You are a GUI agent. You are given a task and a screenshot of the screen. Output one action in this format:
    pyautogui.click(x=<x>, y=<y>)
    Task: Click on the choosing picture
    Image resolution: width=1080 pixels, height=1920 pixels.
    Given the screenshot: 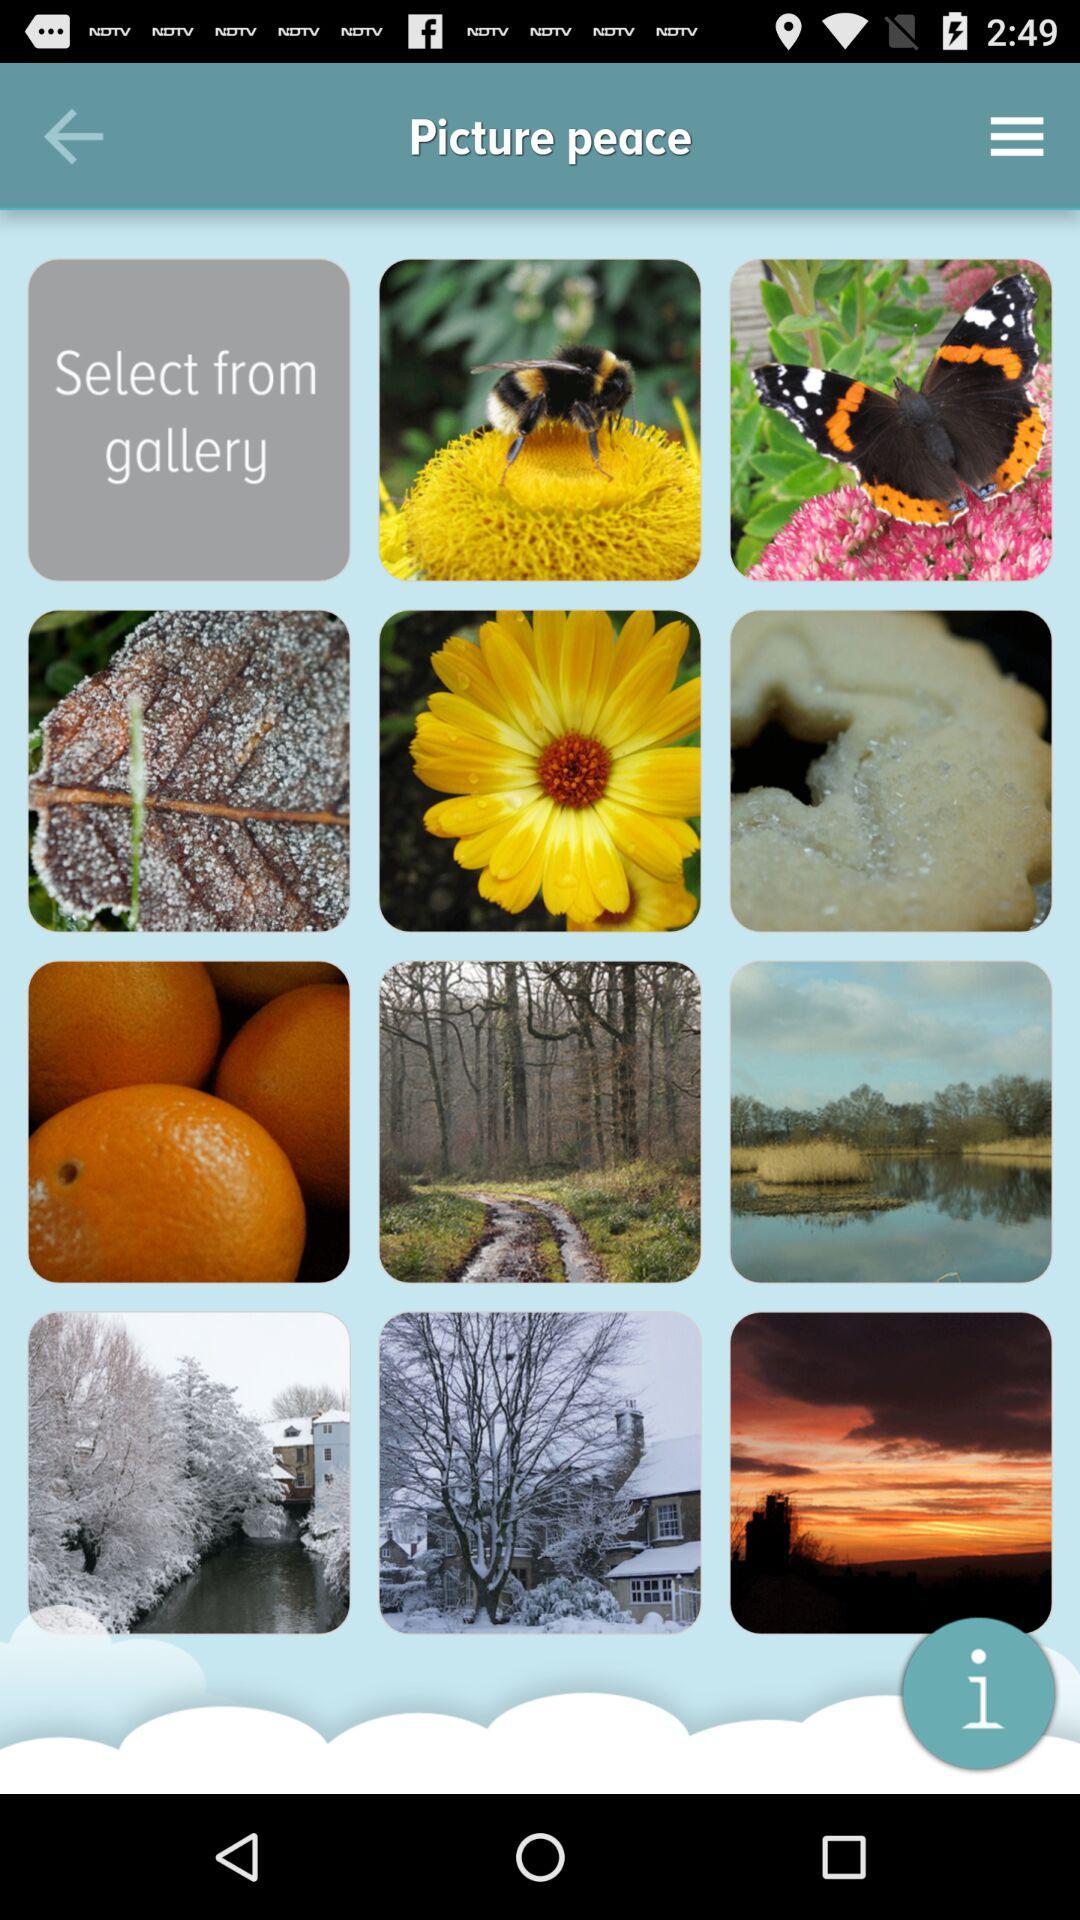 What is the action you would take?
    pyautogui.click(x=890, y=770)
    